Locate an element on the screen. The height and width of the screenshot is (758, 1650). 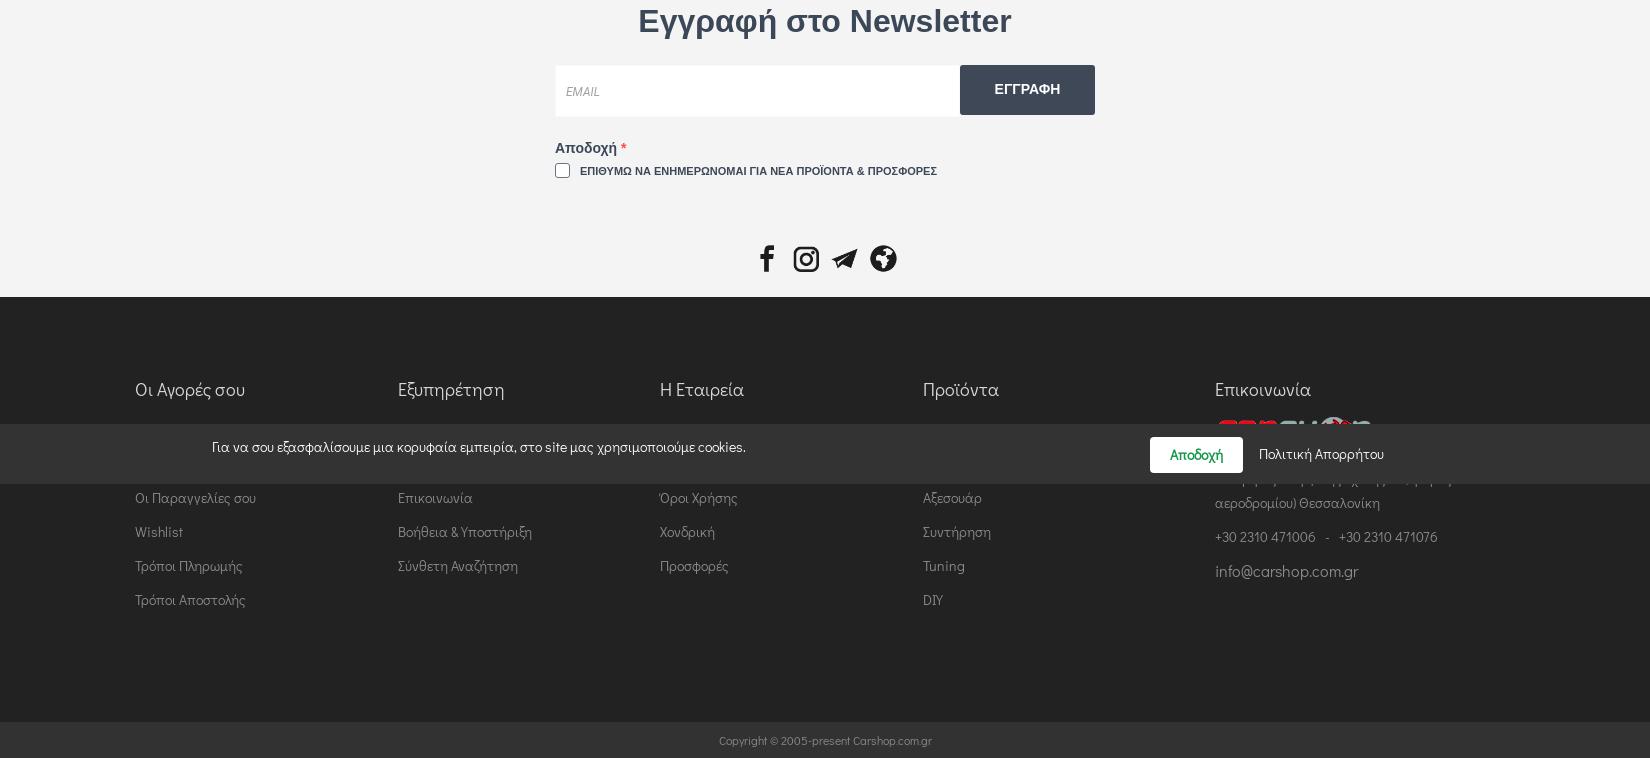
'info@carshop.com.gr' is located at coordinates (1285, 568).